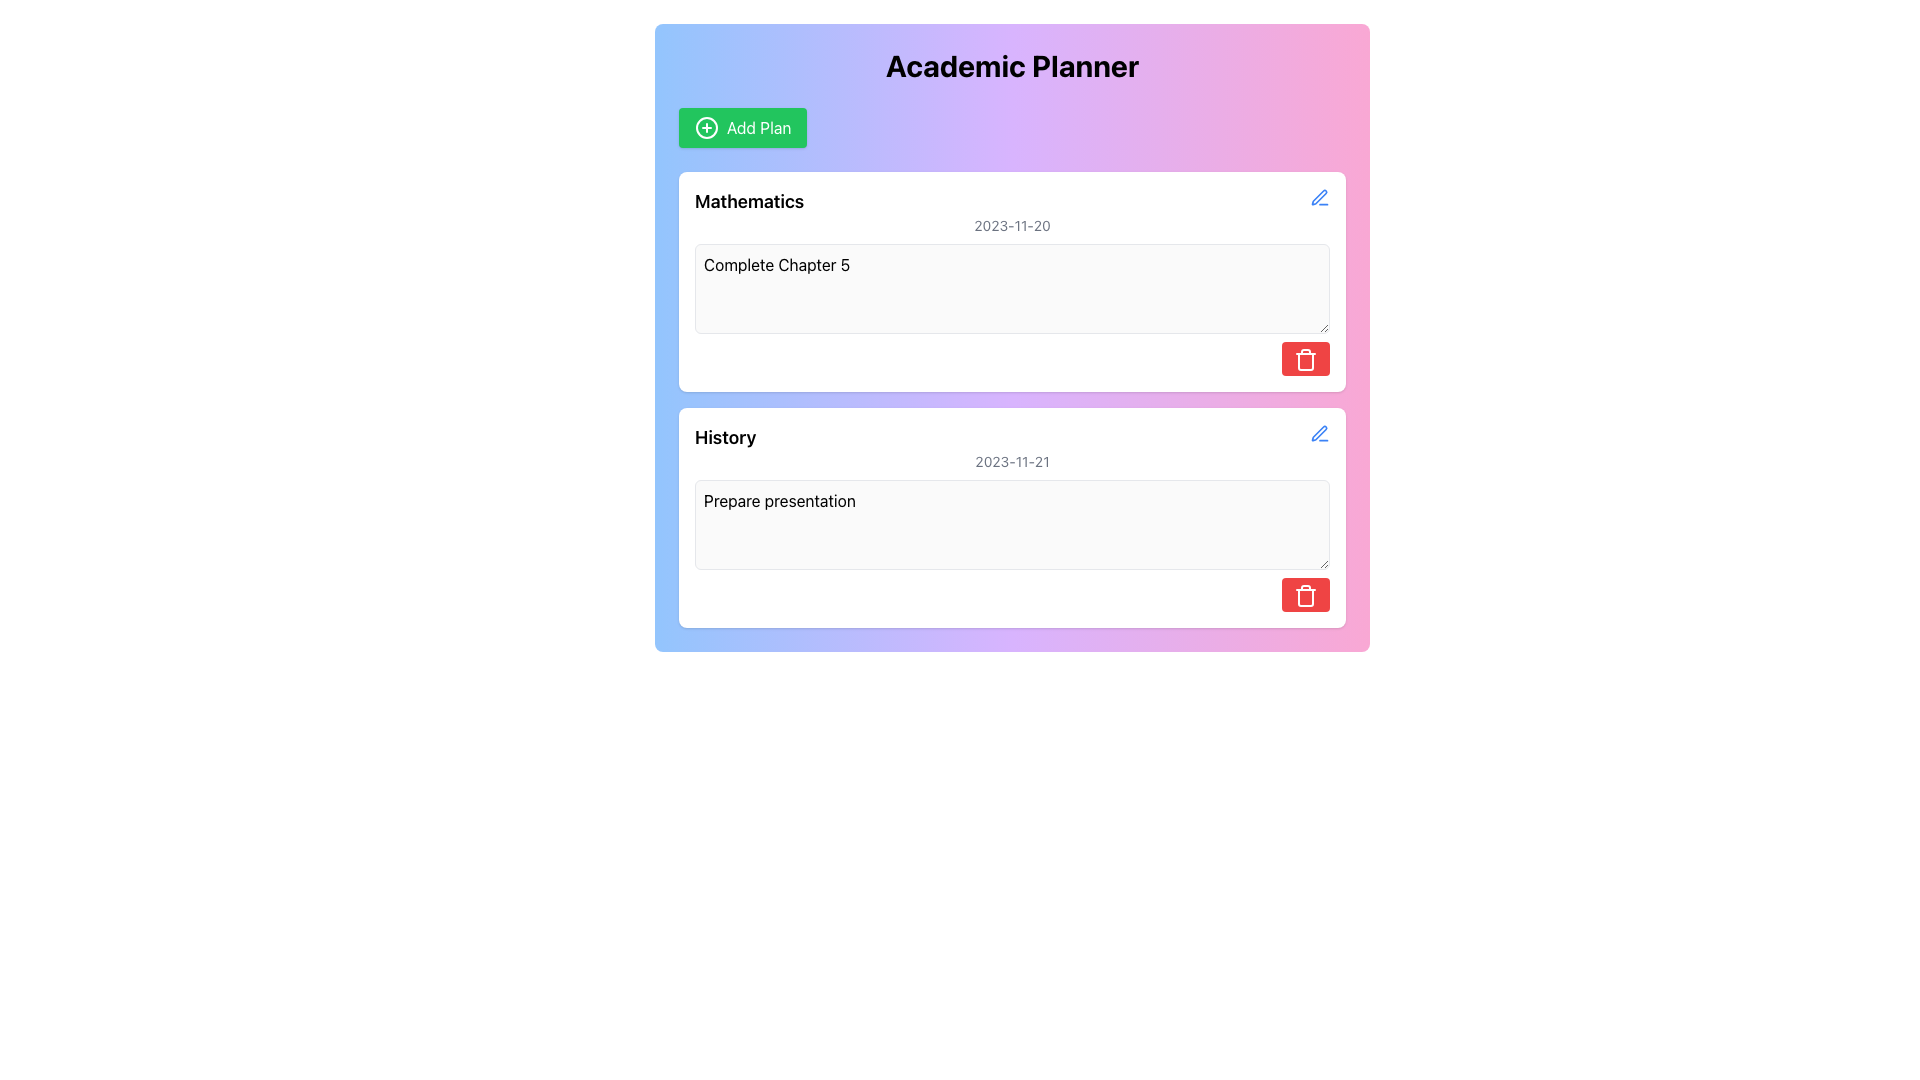 The height and width of the screenshot is (1080, 1920). What do you see at coordinates (706, 127) in the screenshot?
I see `the 'Add Plan' icon located within the 'Add Plan' button to trigger a tooltip or visual feedback` at bounding box center [706, 127].